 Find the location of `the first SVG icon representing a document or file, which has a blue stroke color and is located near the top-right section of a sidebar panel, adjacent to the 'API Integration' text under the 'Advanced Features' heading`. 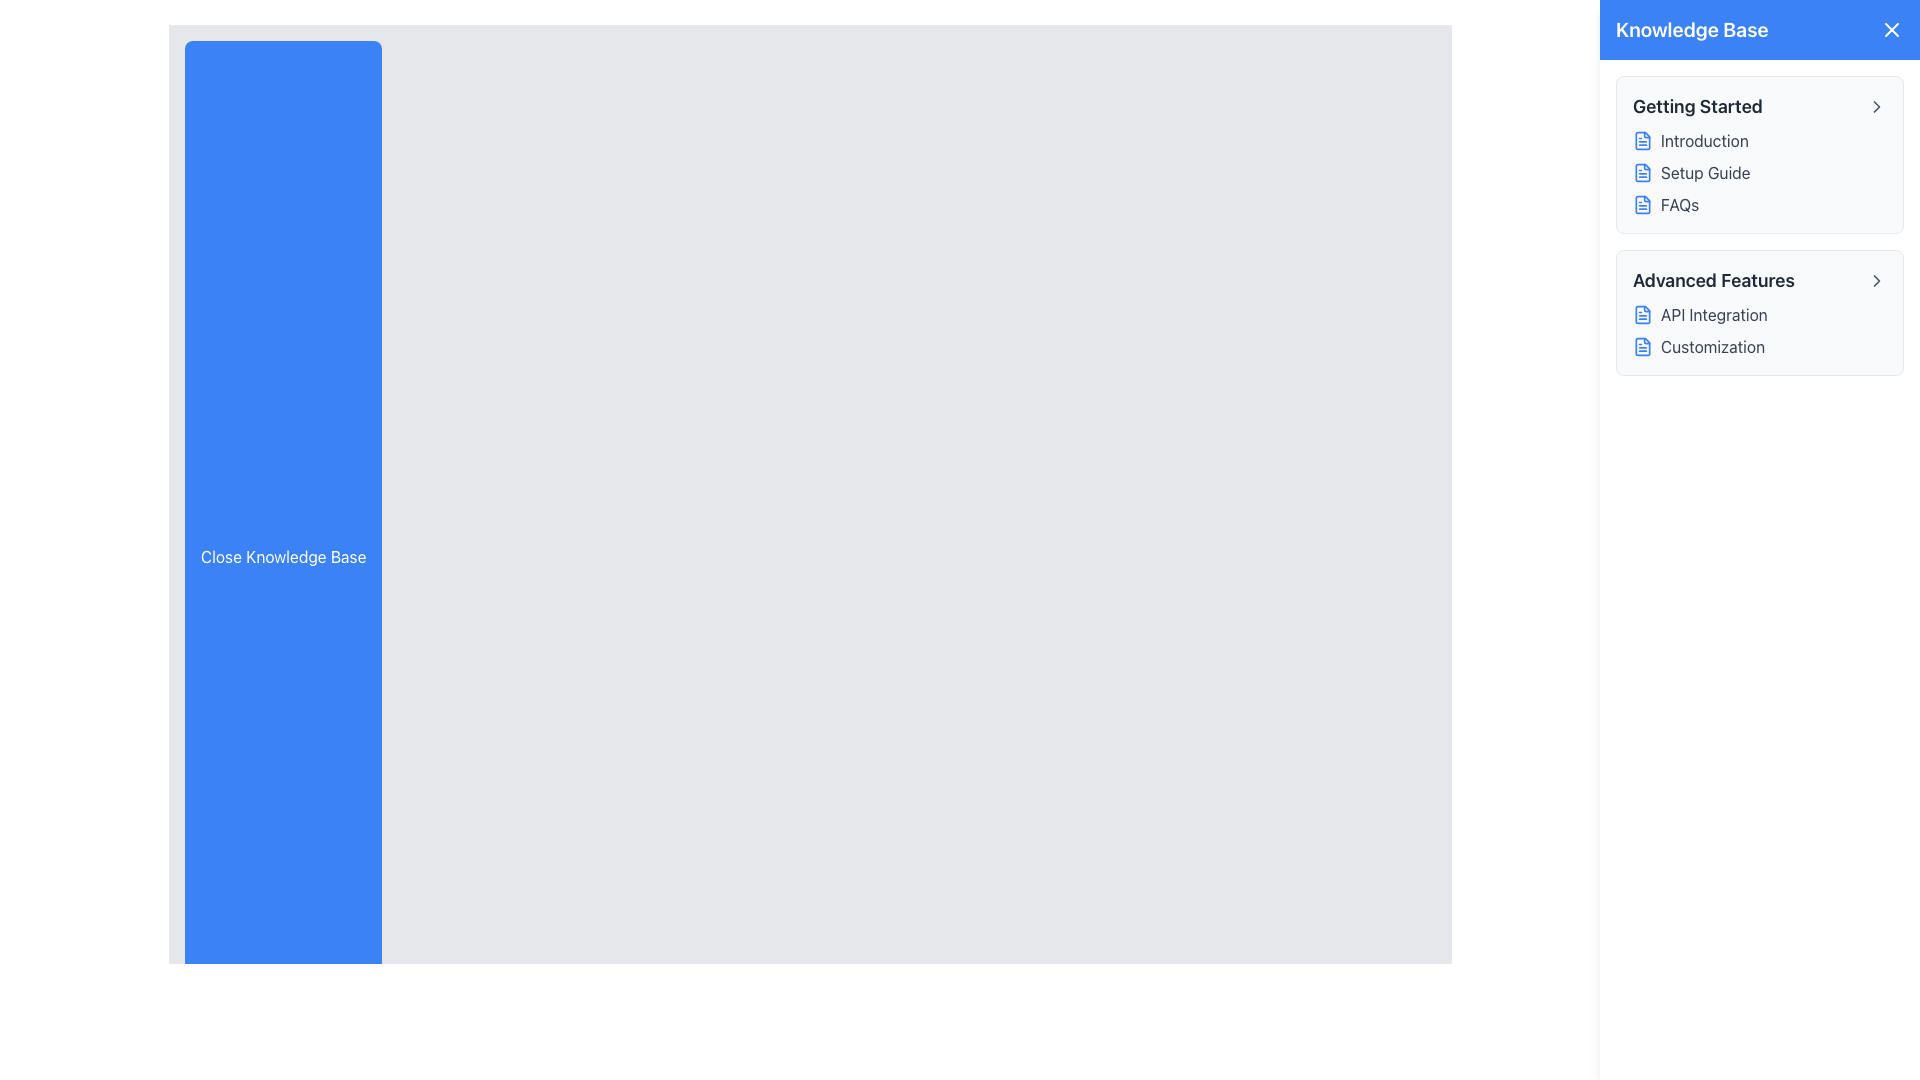

the first SVG icon representing a document or file, which has a blue stroke color and is located near the top-right section of a sidebar panel, adjacent to the 'API Integration' text under the 'Advanced Features' heading is located at coordinates (1642, 315).